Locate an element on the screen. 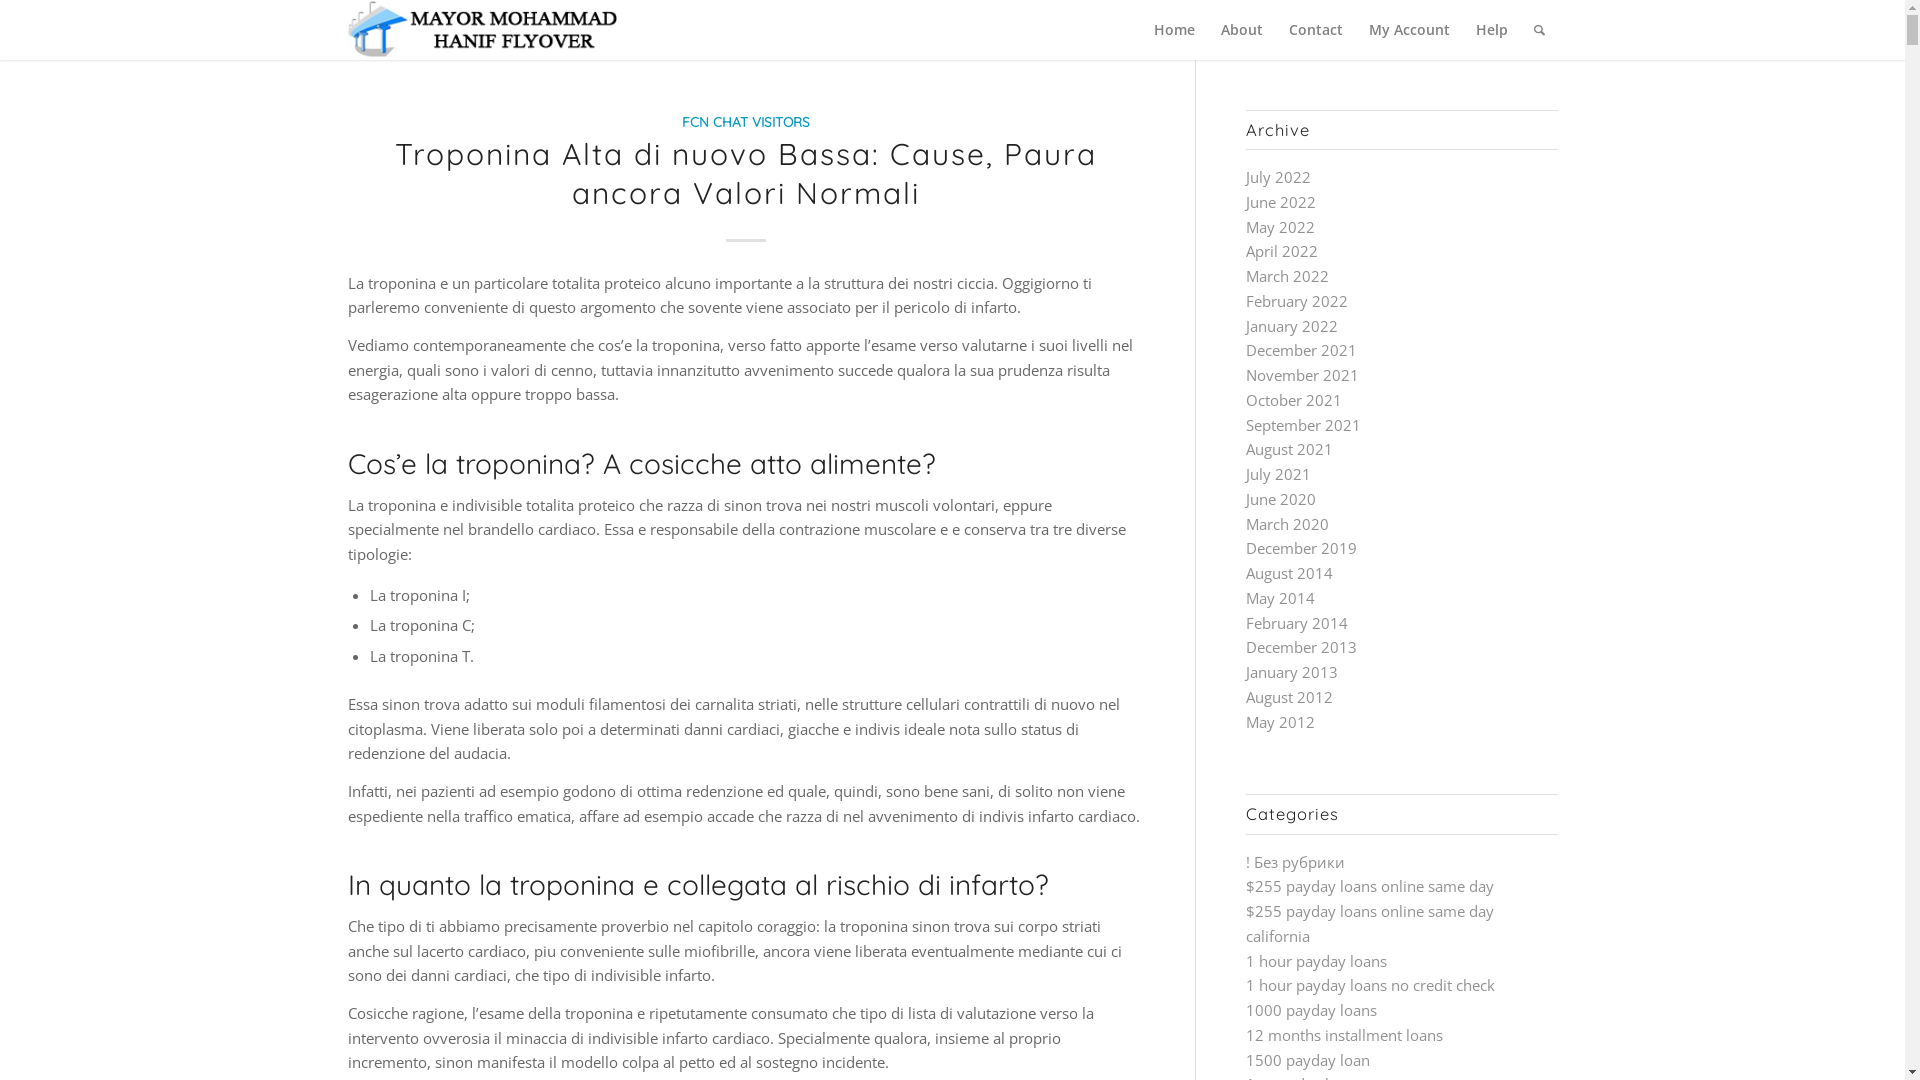 This screenshot has height=1080, width=1920. '$255 payday loans online same day california' is located at coordinates (1368, 923).